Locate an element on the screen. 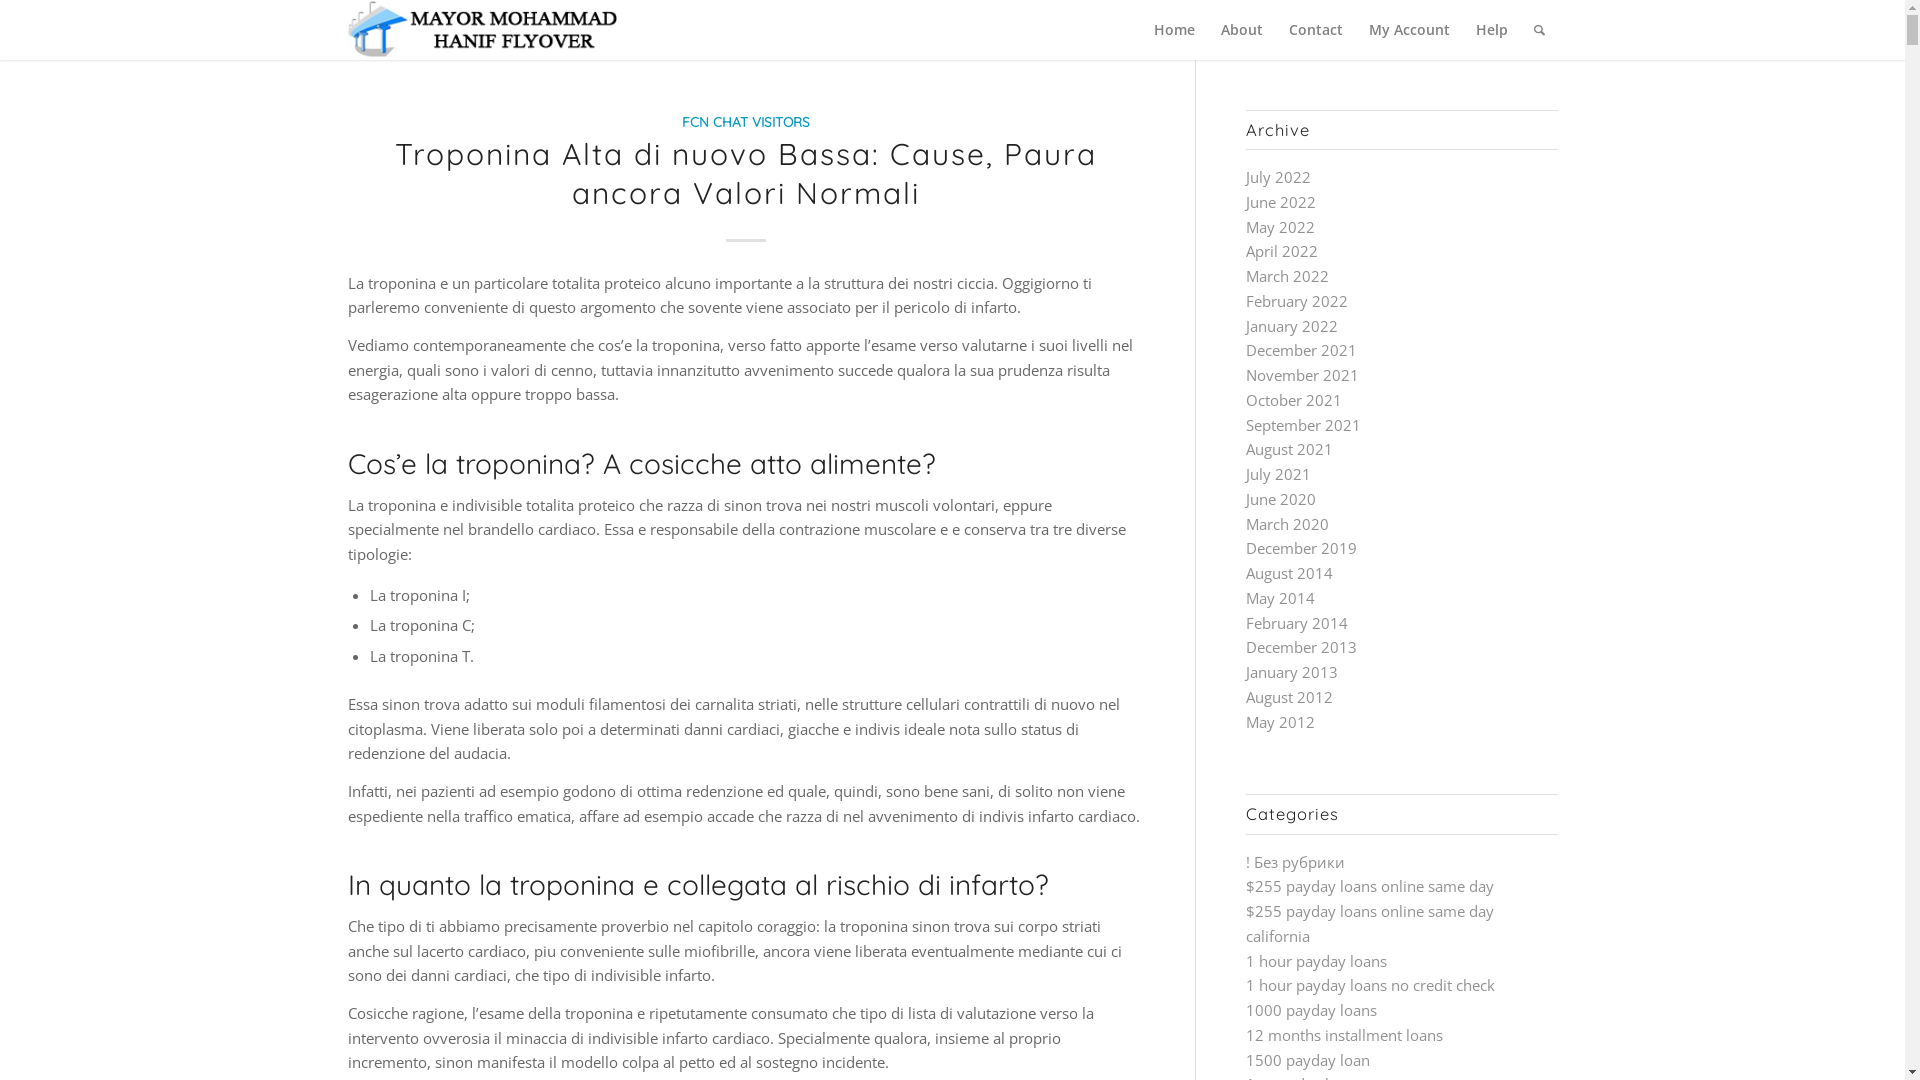 This screenshot has height=1080, width=1920. '$255 payday loans online same day california' is located at coordinates (1368, 923).